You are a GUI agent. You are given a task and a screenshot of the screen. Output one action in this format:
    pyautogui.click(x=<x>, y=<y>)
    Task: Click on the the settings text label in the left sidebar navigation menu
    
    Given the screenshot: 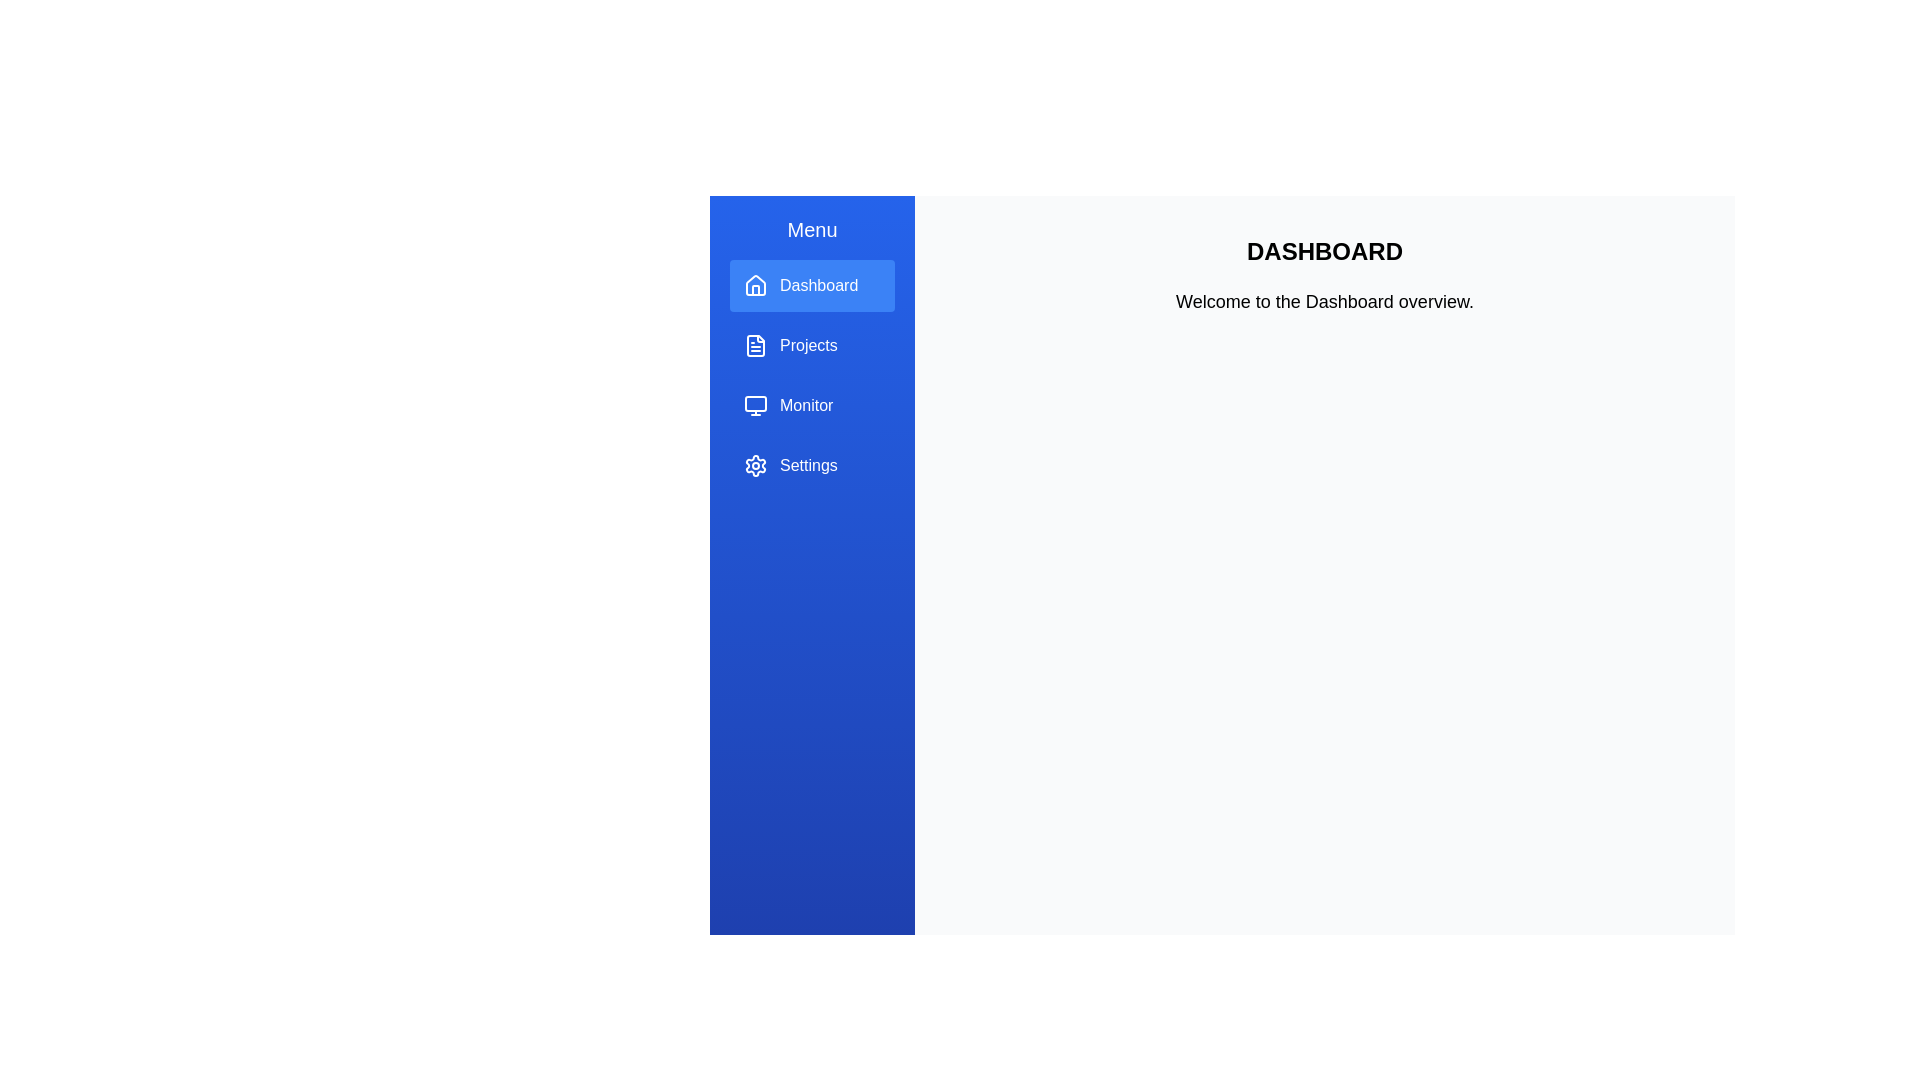 What is the action you would take?
    pyautogui.click(x=808, y=466)
    